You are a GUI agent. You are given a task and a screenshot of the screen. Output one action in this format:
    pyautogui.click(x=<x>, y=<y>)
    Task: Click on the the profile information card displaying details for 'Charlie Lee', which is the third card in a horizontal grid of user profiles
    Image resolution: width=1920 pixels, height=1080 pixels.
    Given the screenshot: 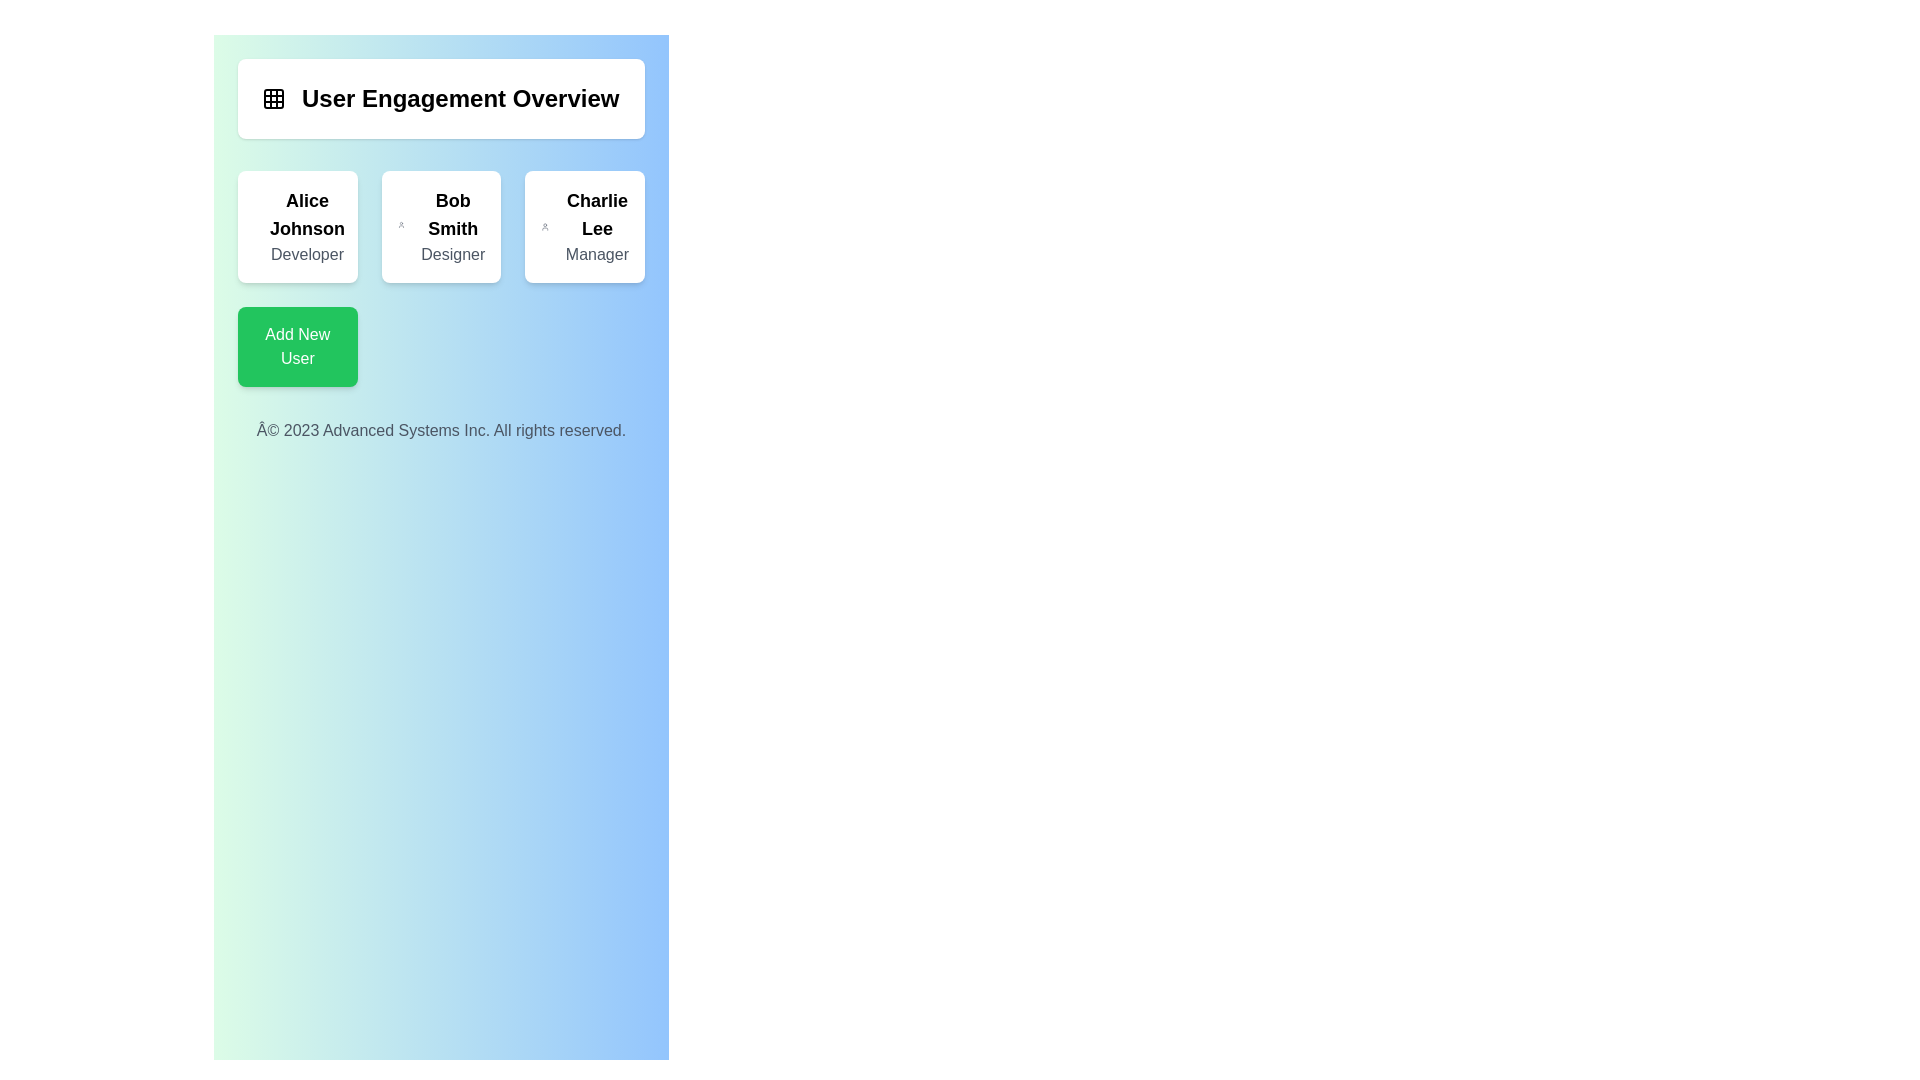 What is the action you would take?
    pyautogui.click(x=584, y=226)
    